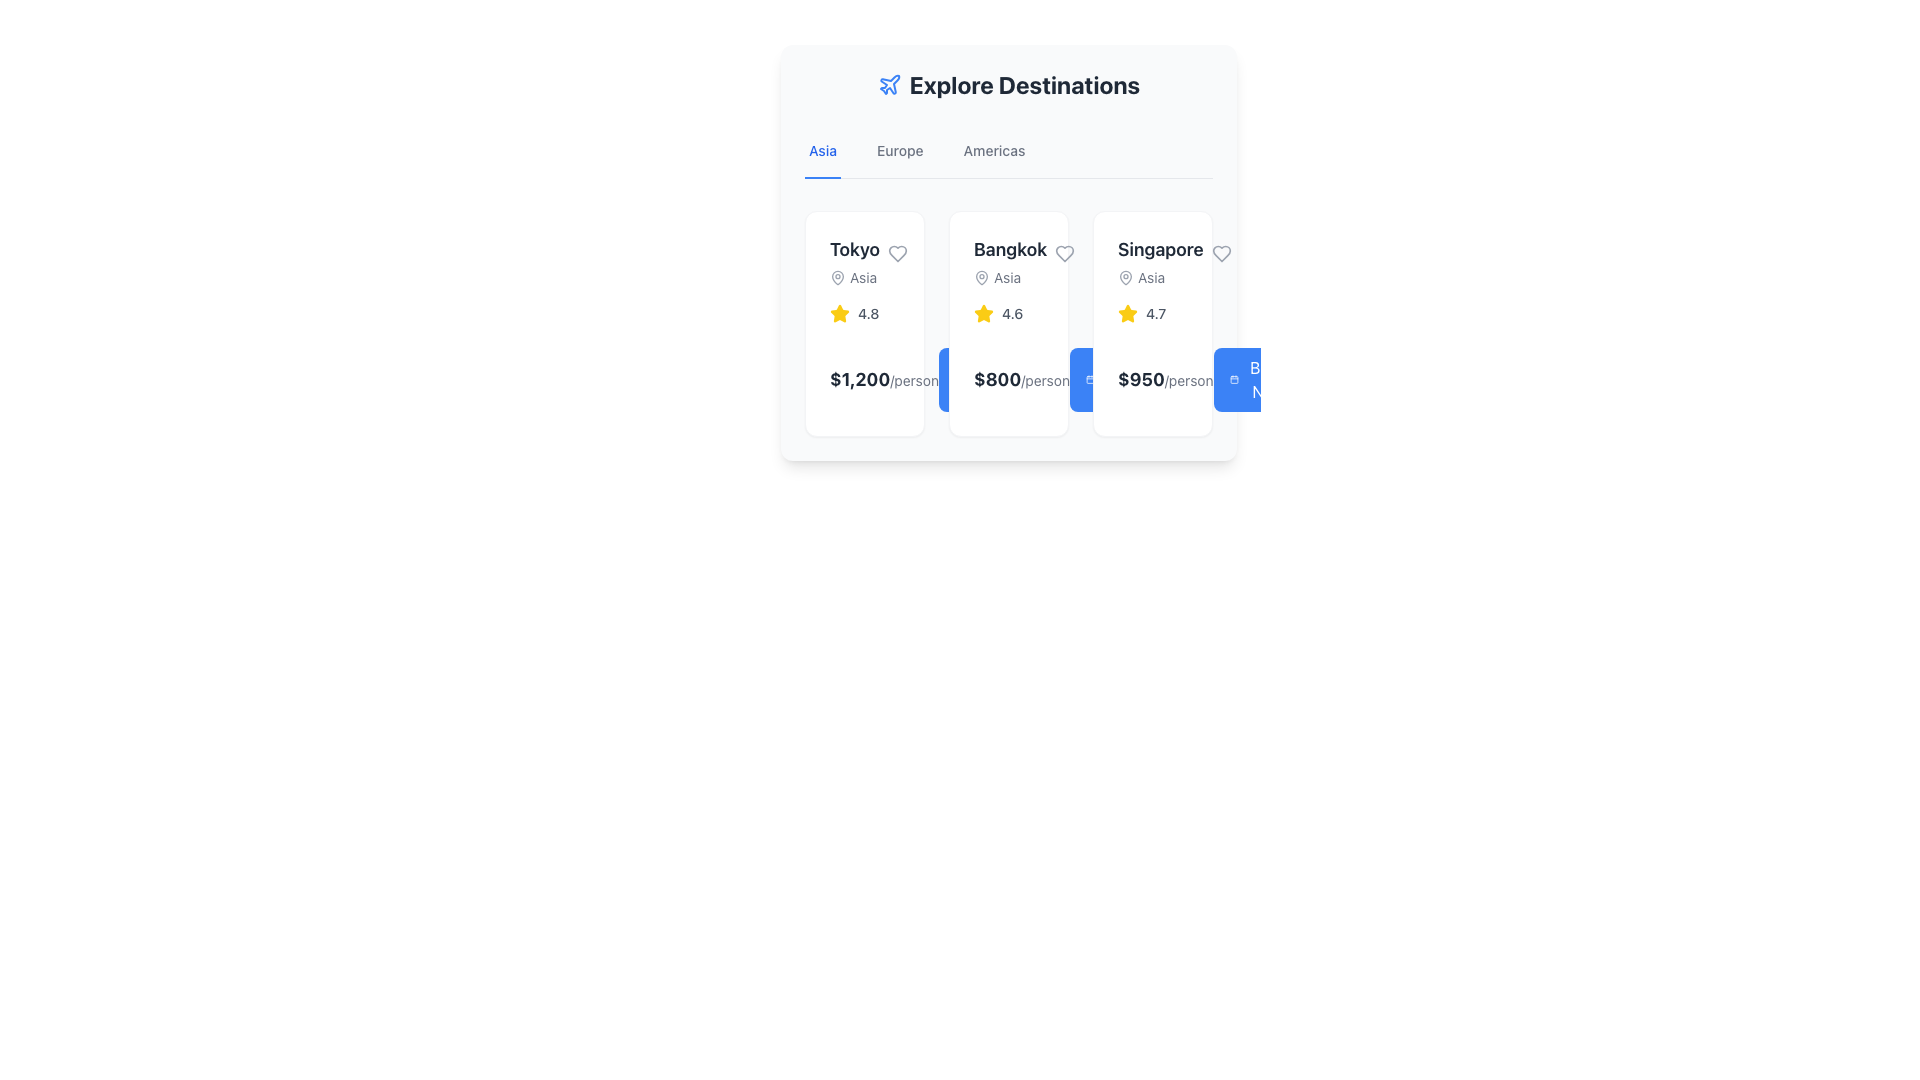 The image size is (1920, 1080). Describe the element at coordinates (864, 261) in the screenshot. I see `the Display label containing the text 'Tokyo' and the icon, which is prominently styled and located at the top of the leftmost card in the 'Explore Destinations' section` at that location.